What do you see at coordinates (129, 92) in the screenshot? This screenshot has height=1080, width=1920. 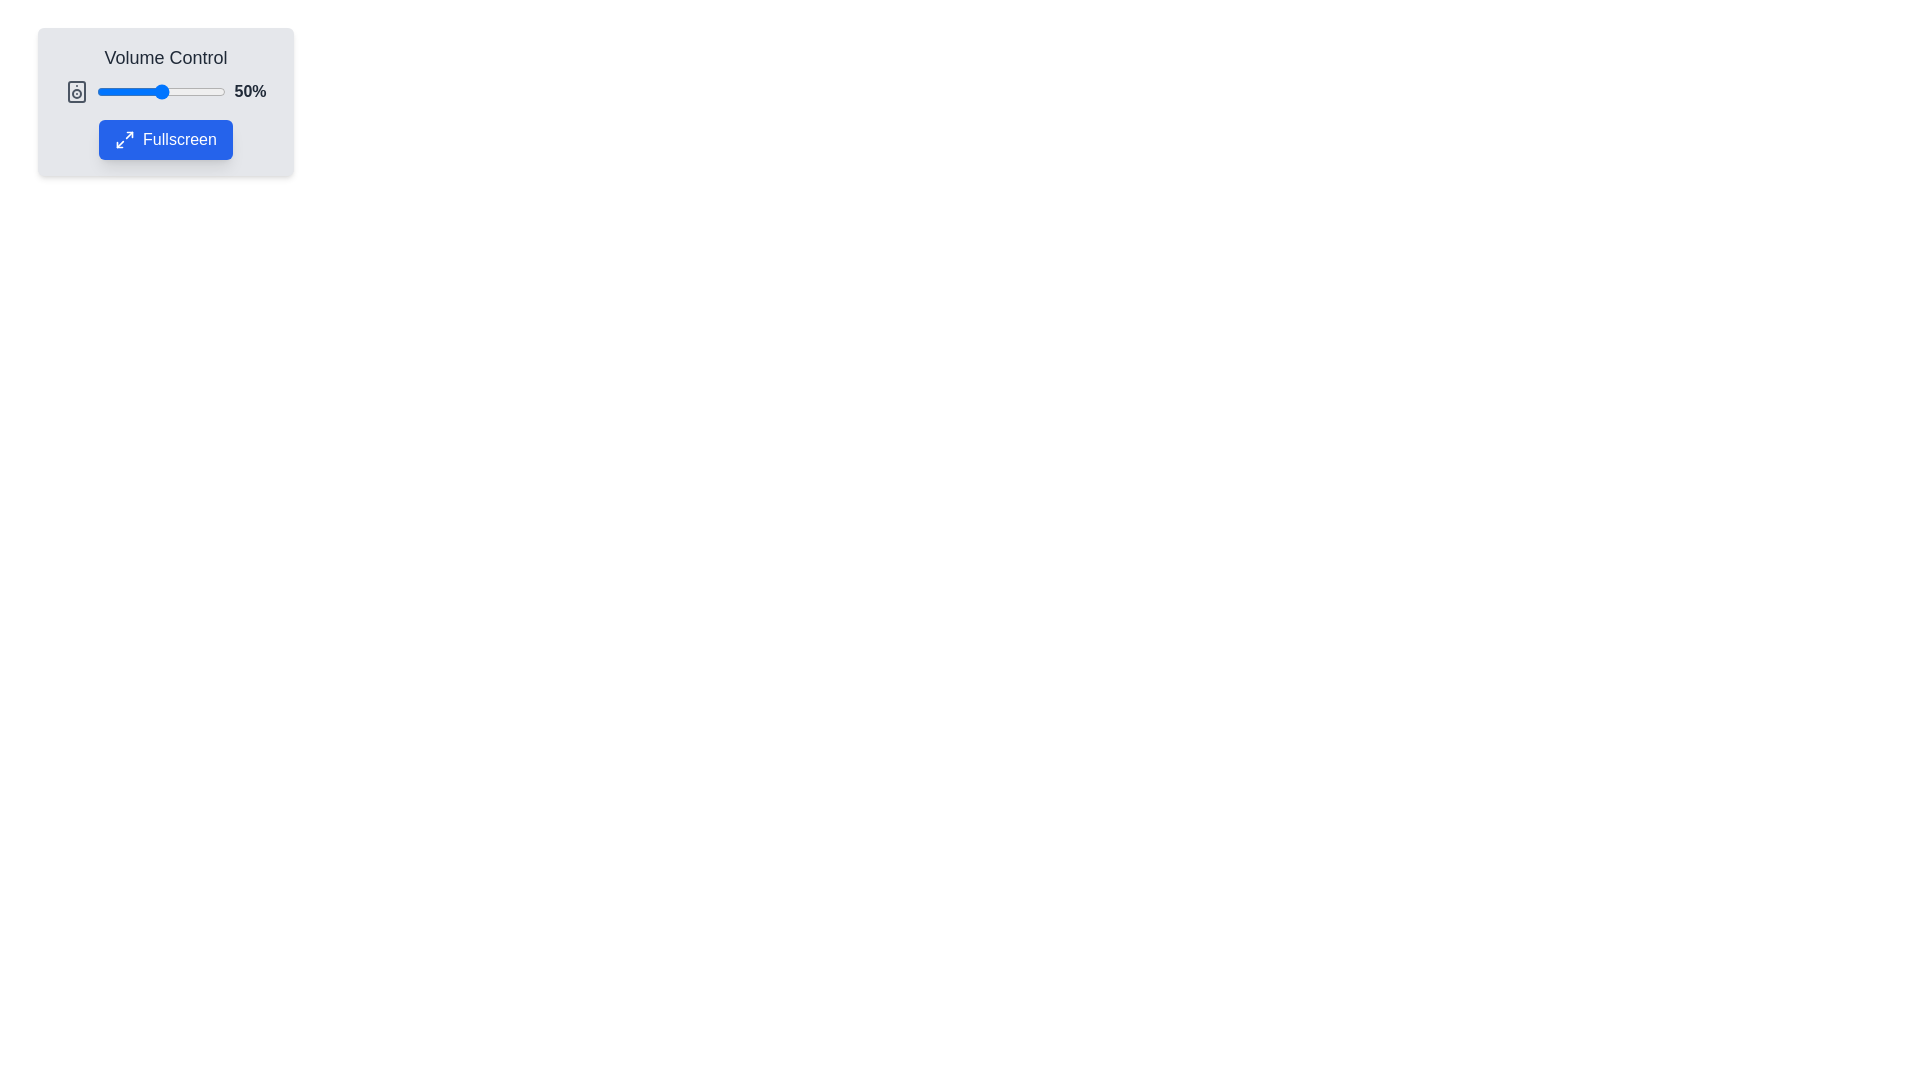 I see `the volume to 26% by dragging the slider` at bounding box center [129, 92].